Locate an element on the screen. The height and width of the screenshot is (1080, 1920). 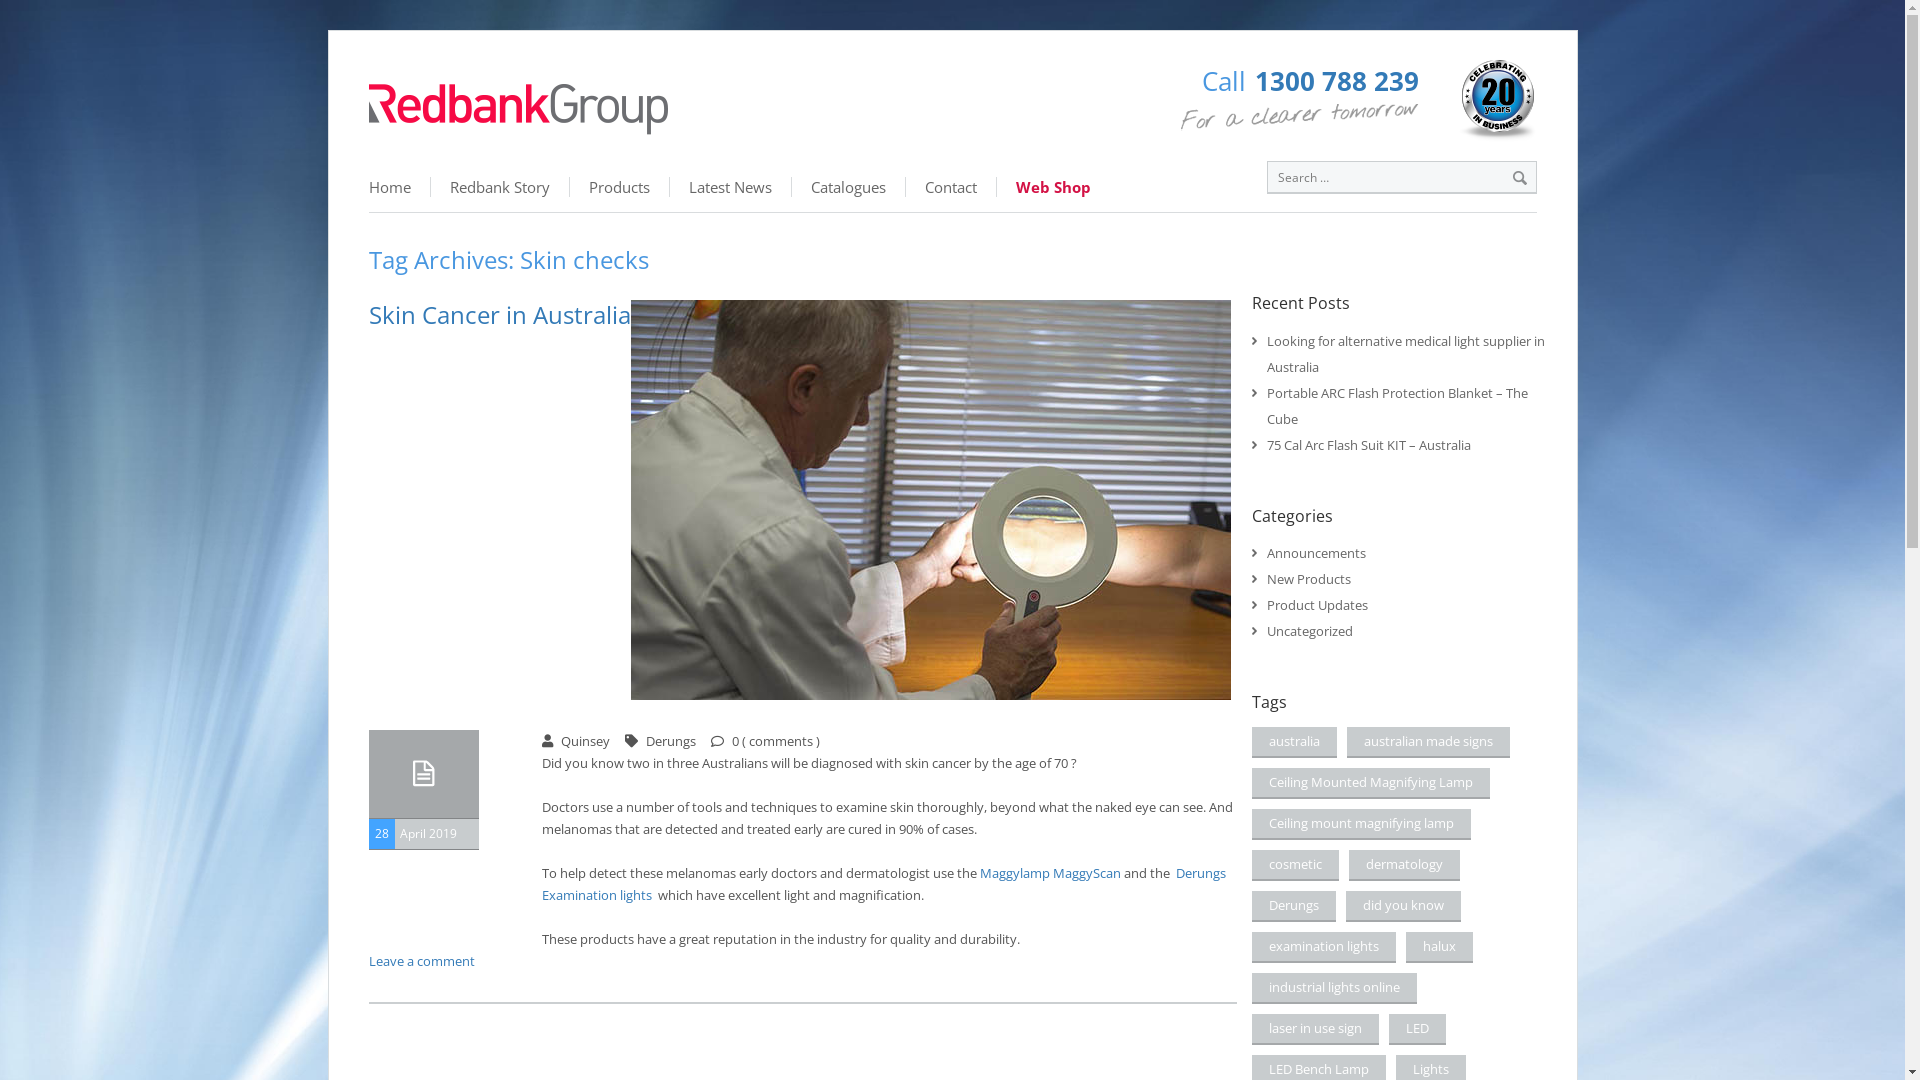
'Web Shop' is located at coordinates (996, 186).